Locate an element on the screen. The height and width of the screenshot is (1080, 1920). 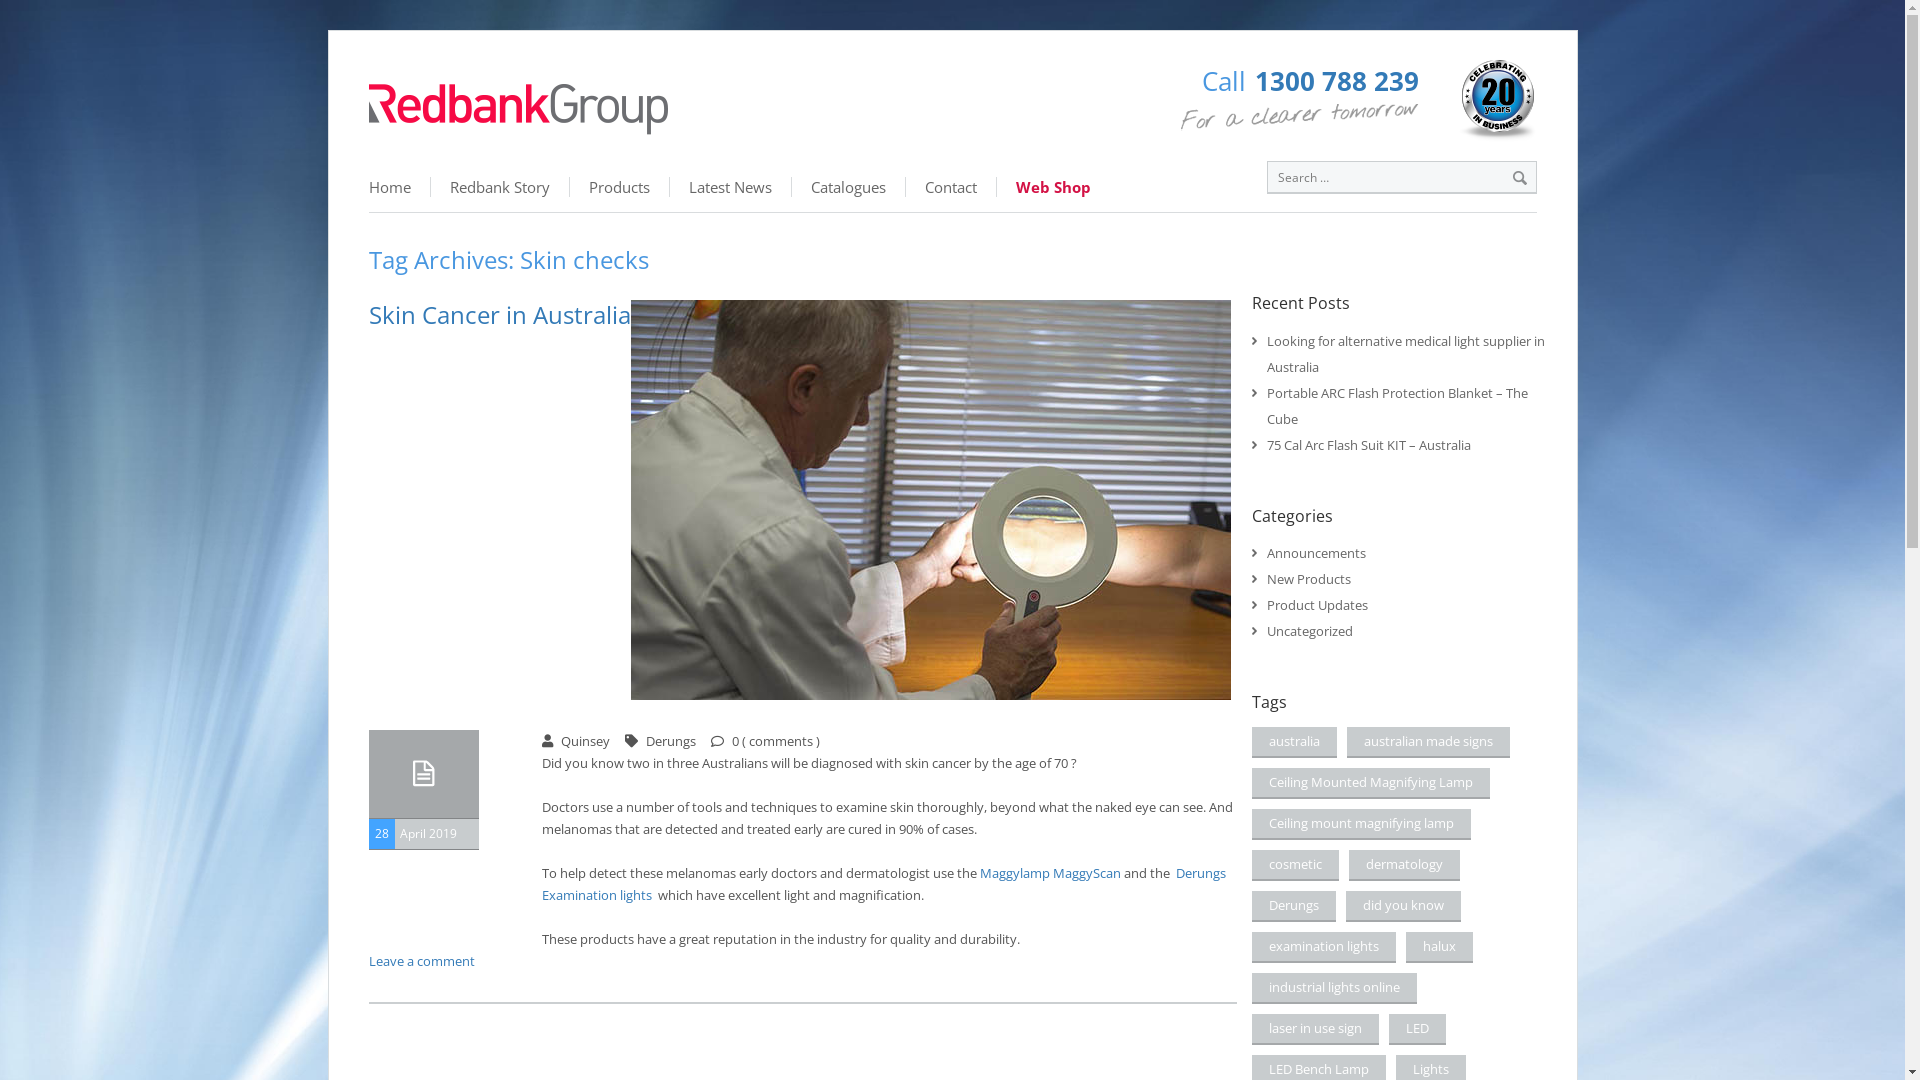
'Web Shop' is located at coordinates (996, 186).